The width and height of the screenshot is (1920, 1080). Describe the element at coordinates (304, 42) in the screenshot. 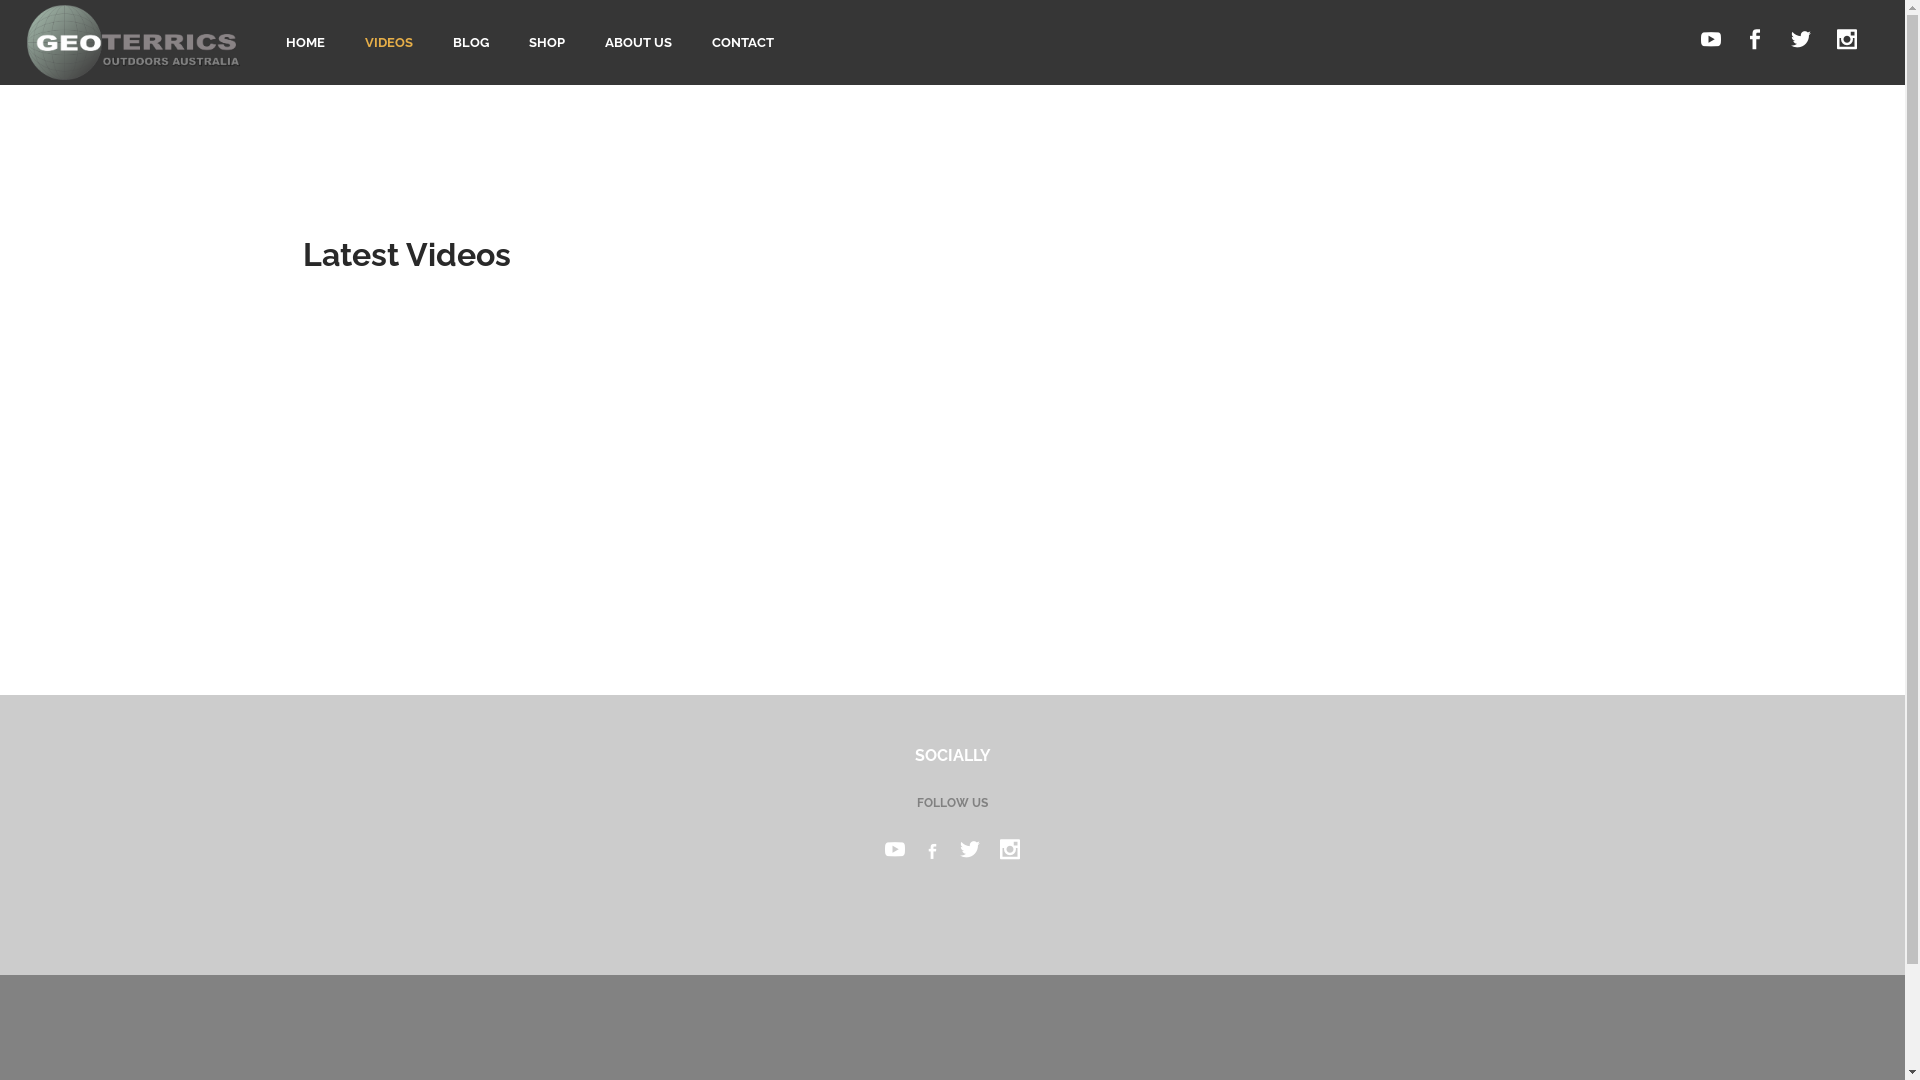

I see `'HOME'` at that location.